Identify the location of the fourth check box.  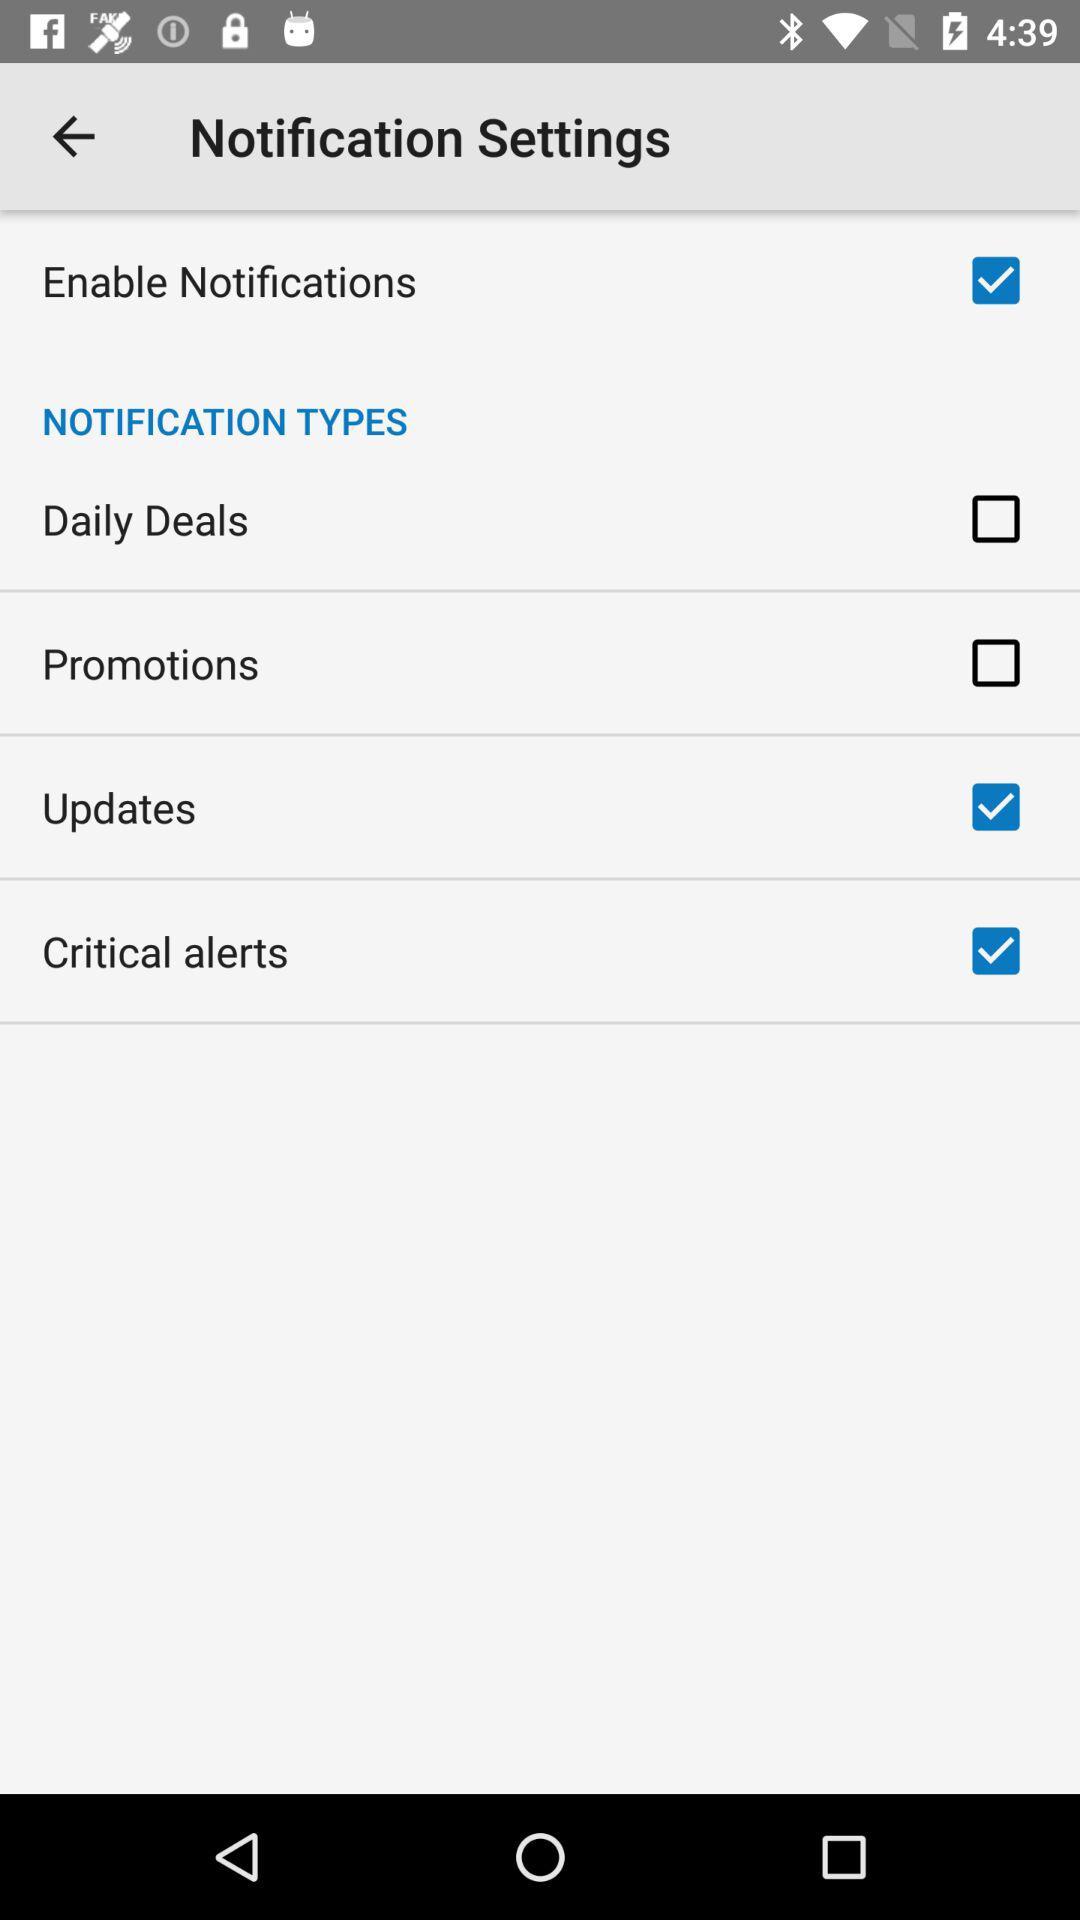
(995, 806).